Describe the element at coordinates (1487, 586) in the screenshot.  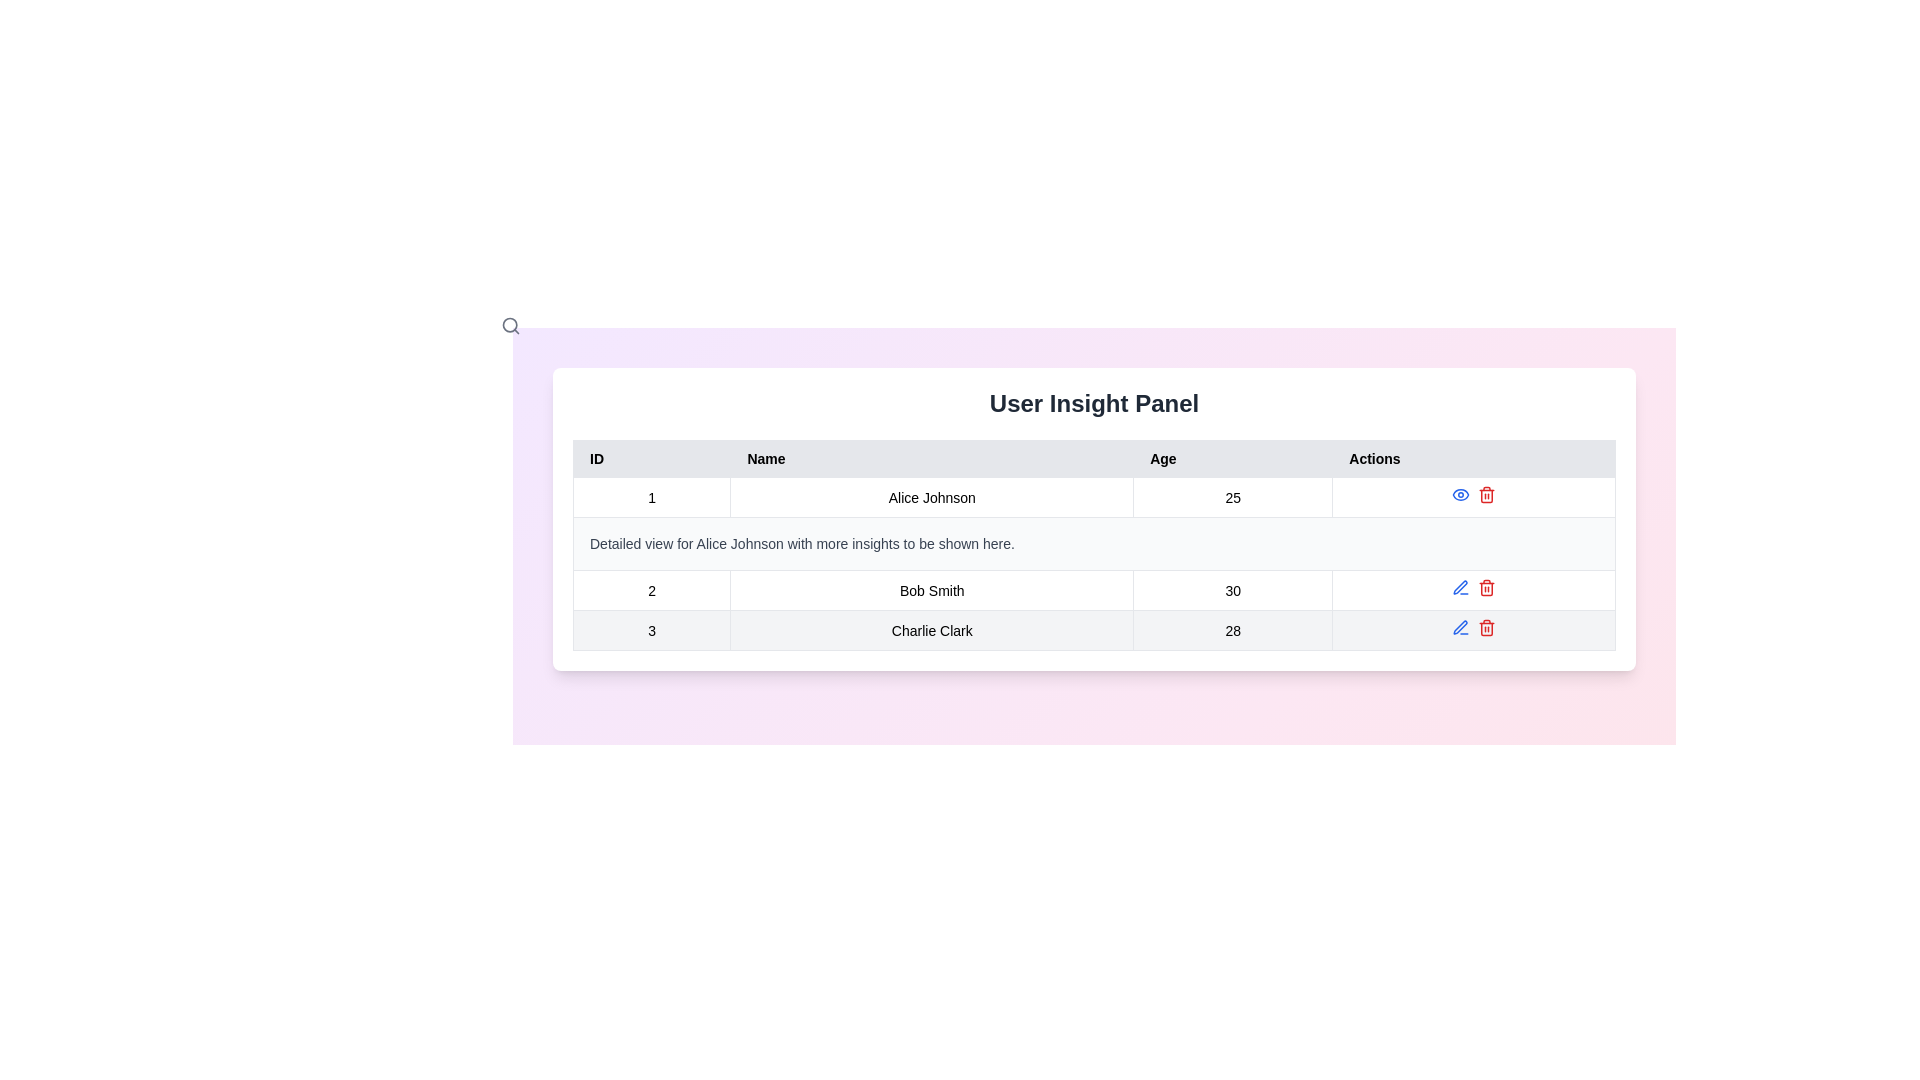
I see `the delete button located as the last icon on the right in the 'Actions' column of the second row in the table` at that location.